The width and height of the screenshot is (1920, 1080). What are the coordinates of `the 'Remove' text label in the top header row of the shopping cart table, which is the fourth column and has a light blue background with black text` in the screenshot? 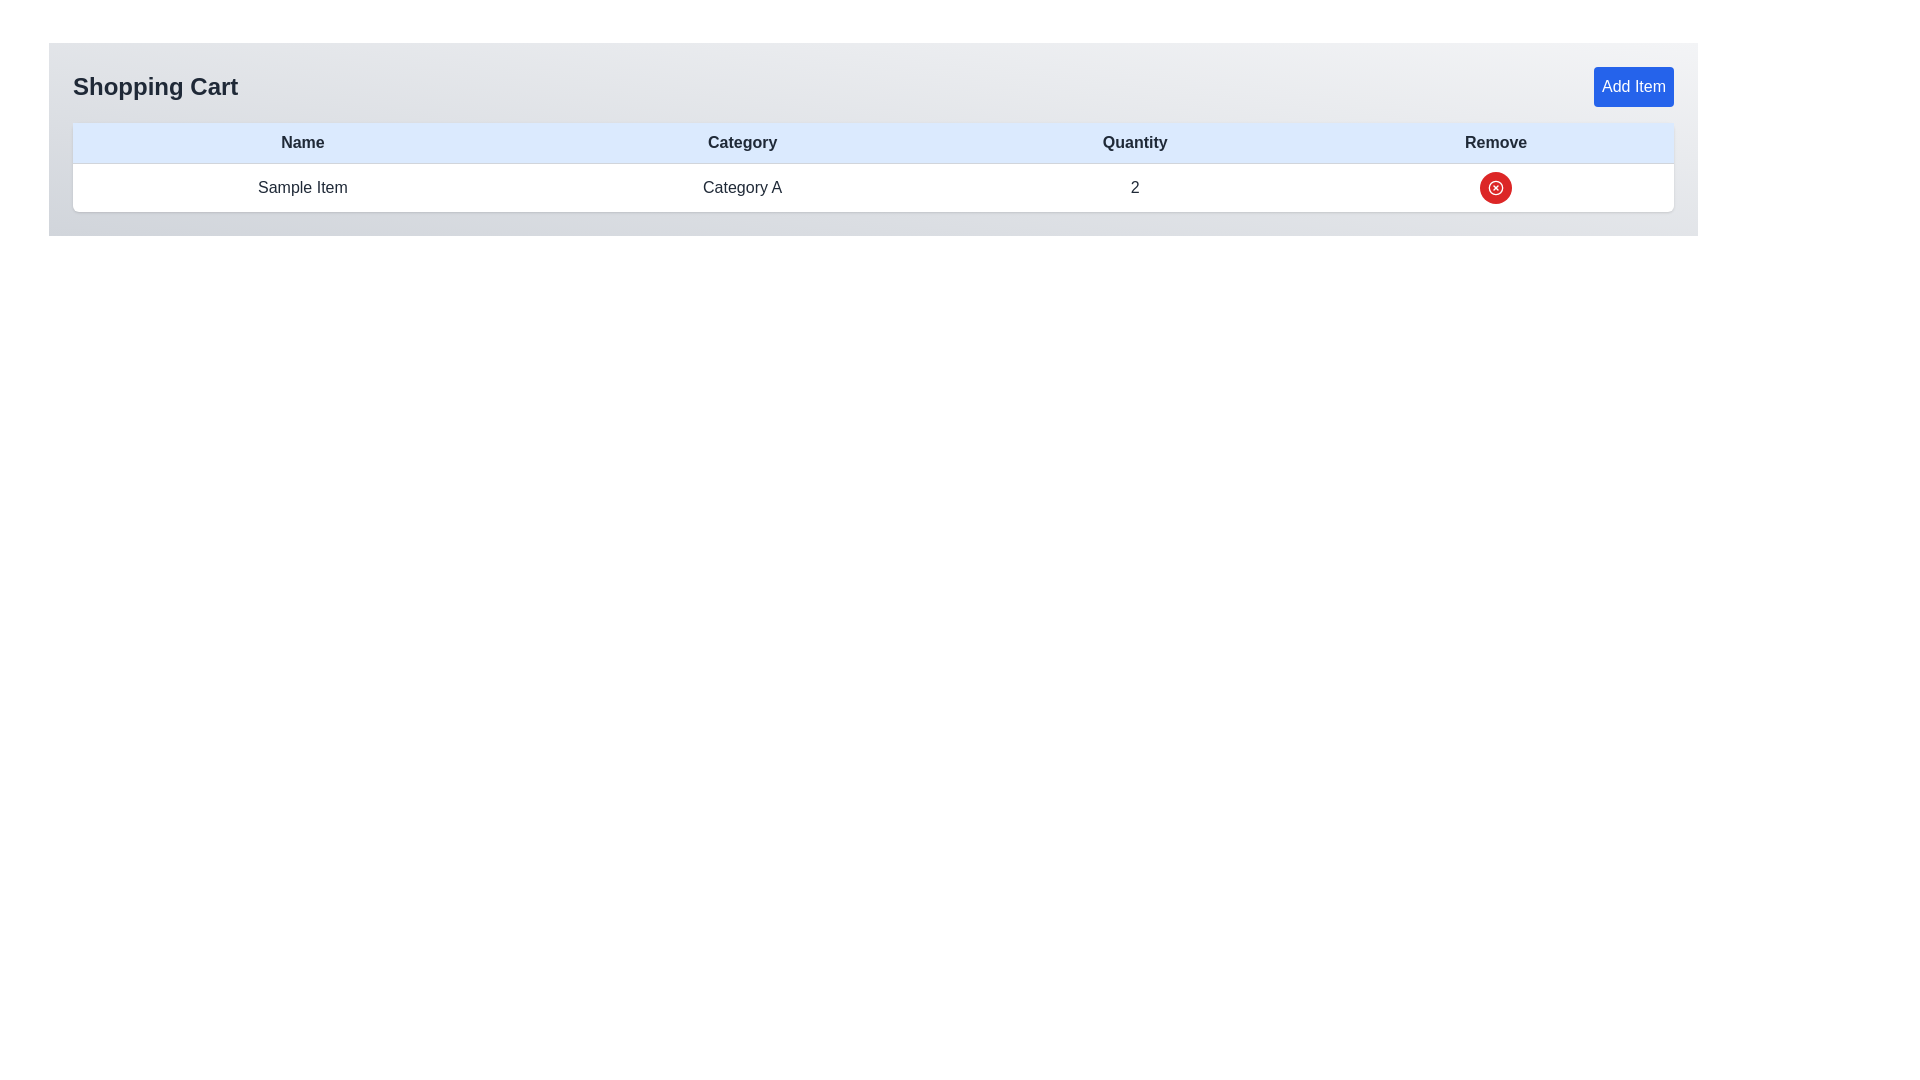 It's located at (1496, 142).